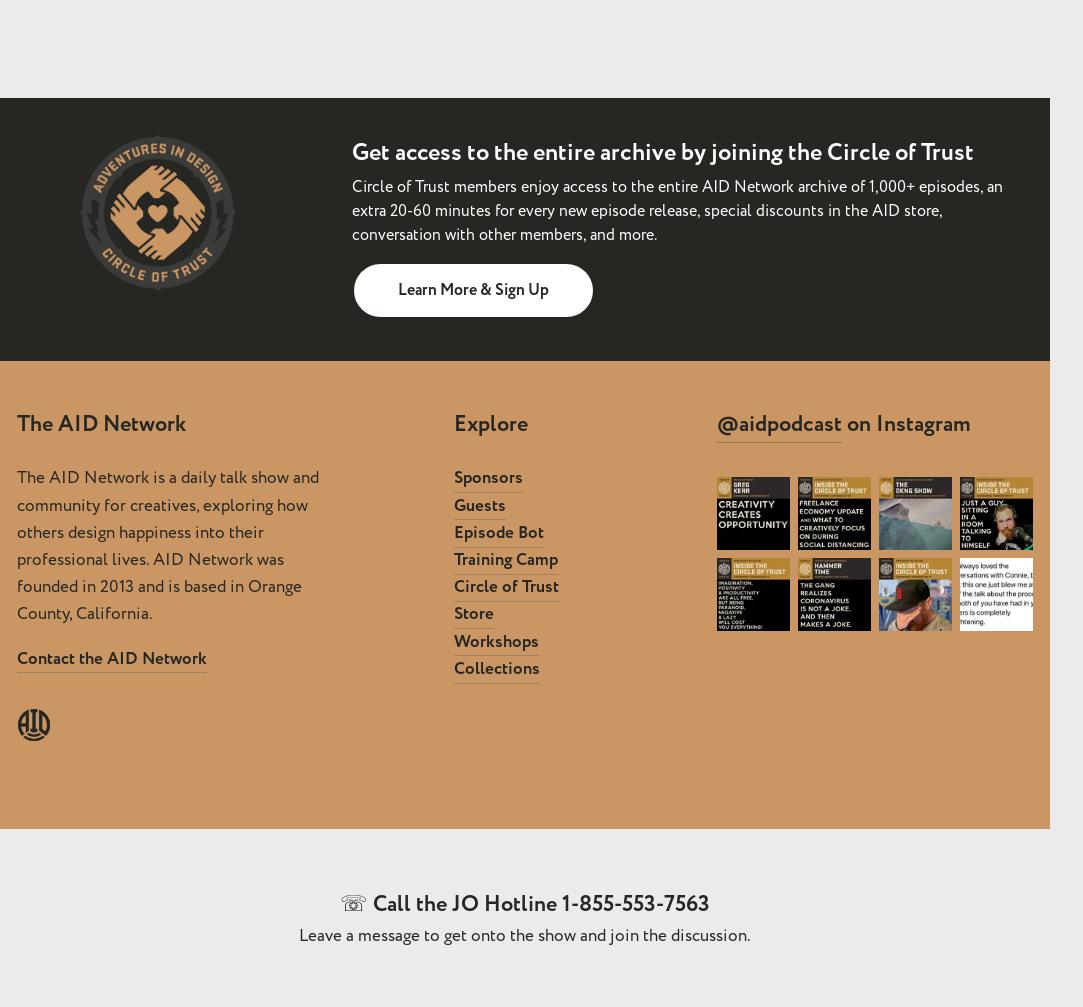  I want to click on 'Guests', so click(452, 504).